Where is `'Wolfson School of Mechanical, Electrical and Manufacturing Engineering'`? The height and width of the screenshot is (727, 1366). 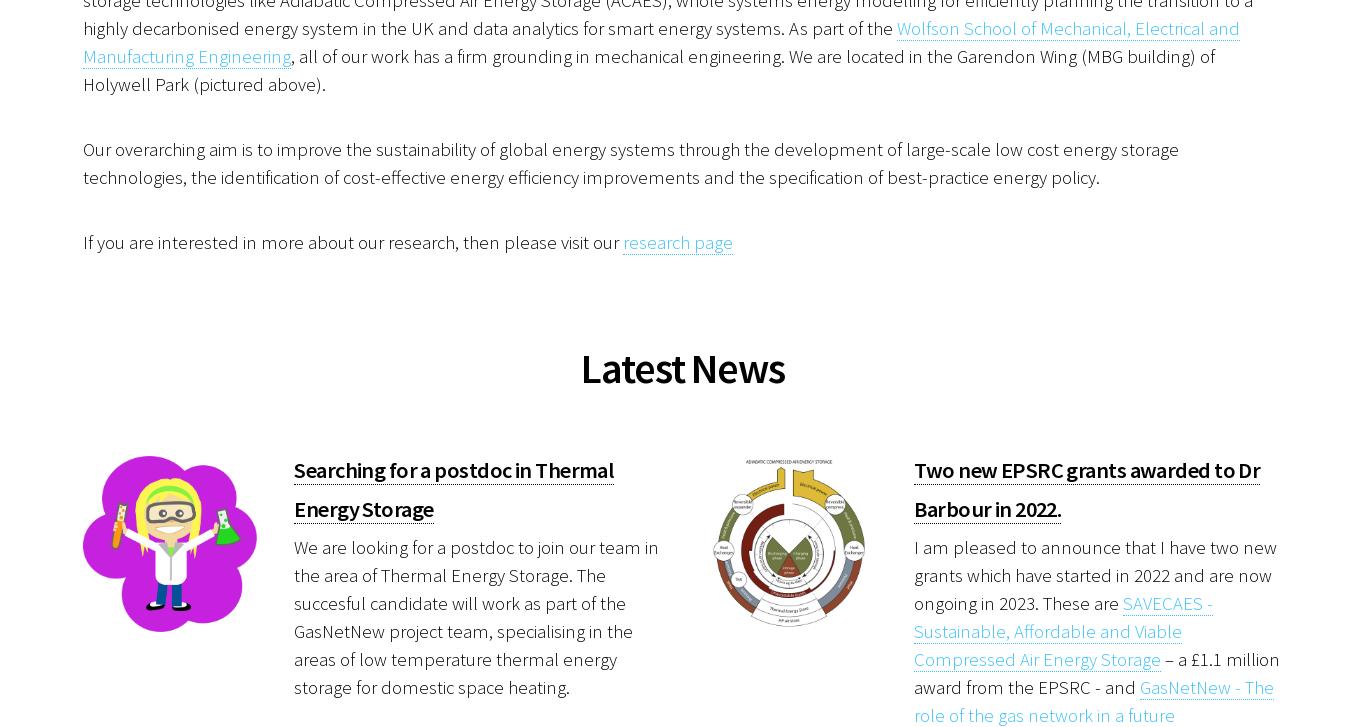
'Wolfson School of Mechanical, Electrical and Manufacturing Engineering' is located at coordinates (660, 41).